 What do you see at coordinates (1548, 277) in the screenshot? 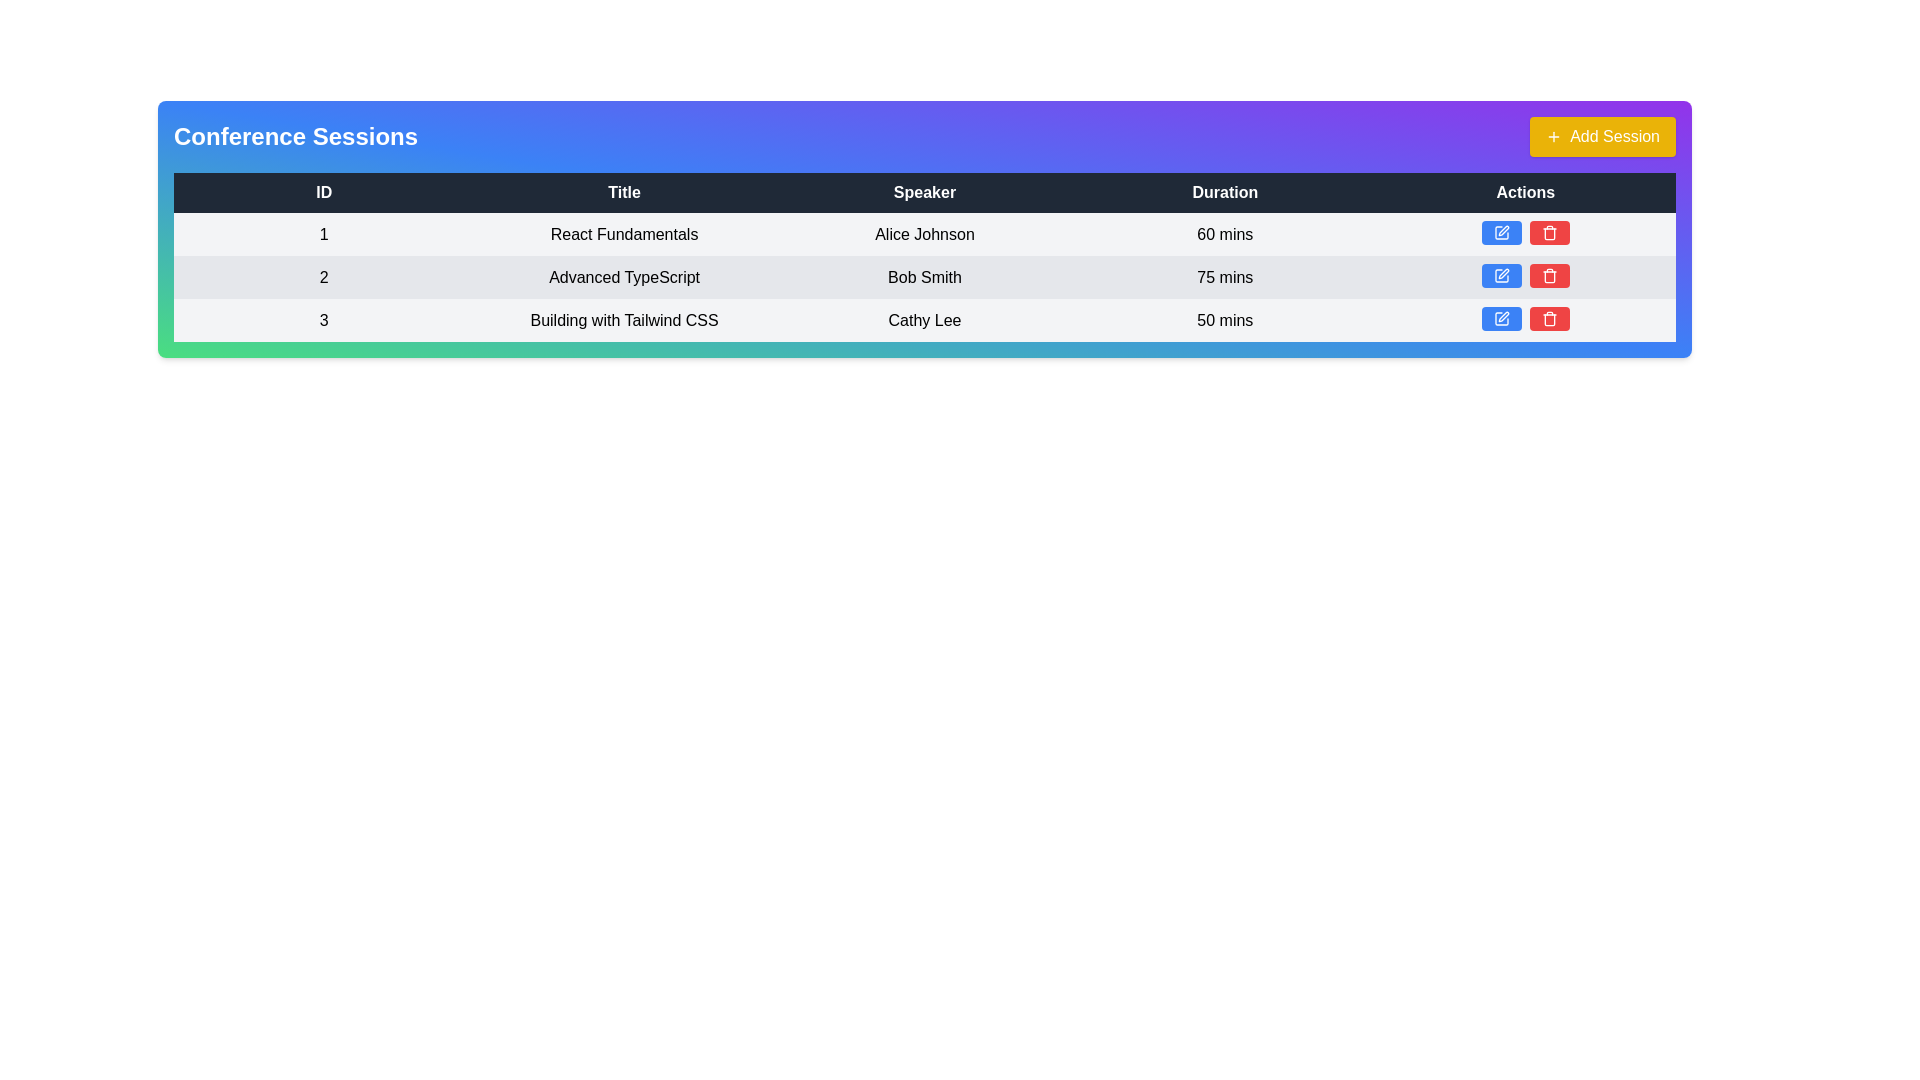
I see `the lower bin section of the trash icon within the Actions column for the 'Advanced TypeScript' session` at bounding box center [1548, 277].